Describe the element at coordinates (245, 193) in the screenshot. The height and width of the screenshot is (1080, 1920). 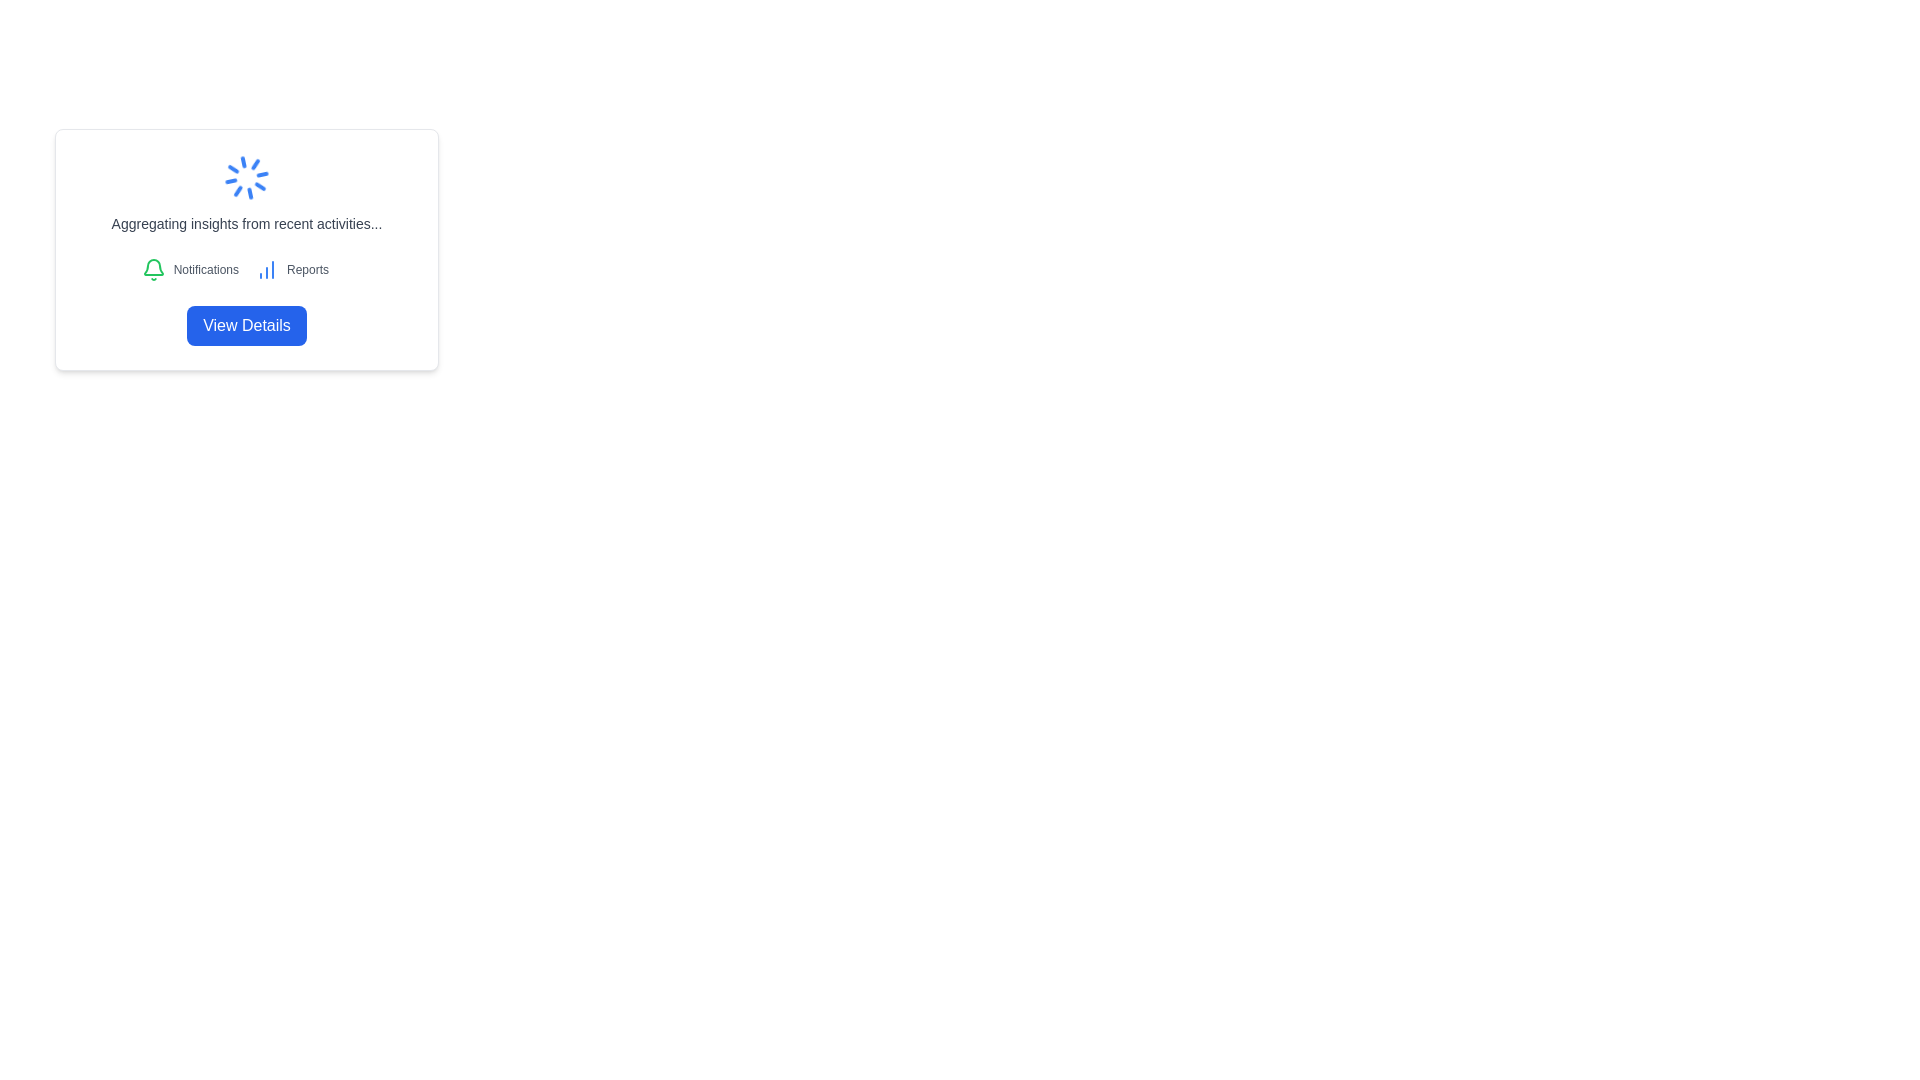
I see `the loading indicator which displays 'Aggregating insights from recent activities...' and features a spinning blue loader above the text` at that location.